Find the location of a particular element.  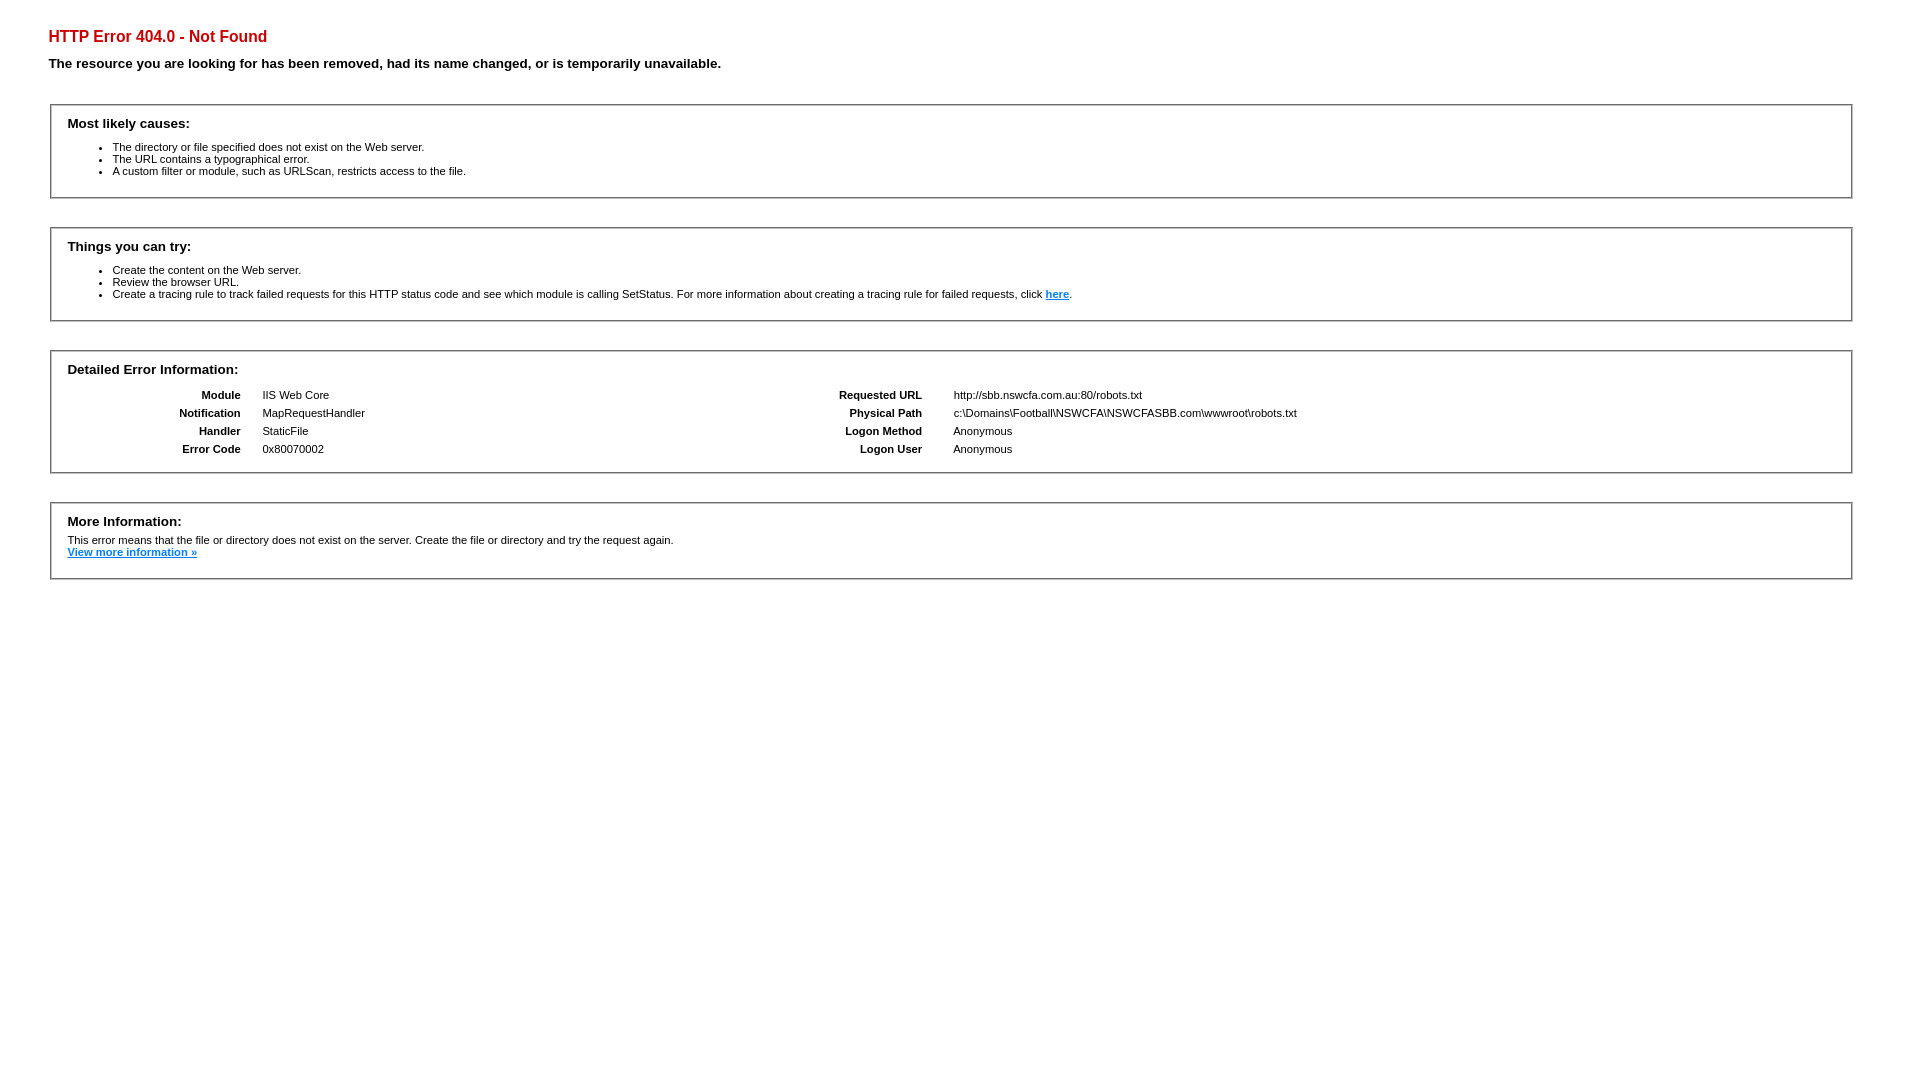

'here' is located at coordinates (1056, 293).